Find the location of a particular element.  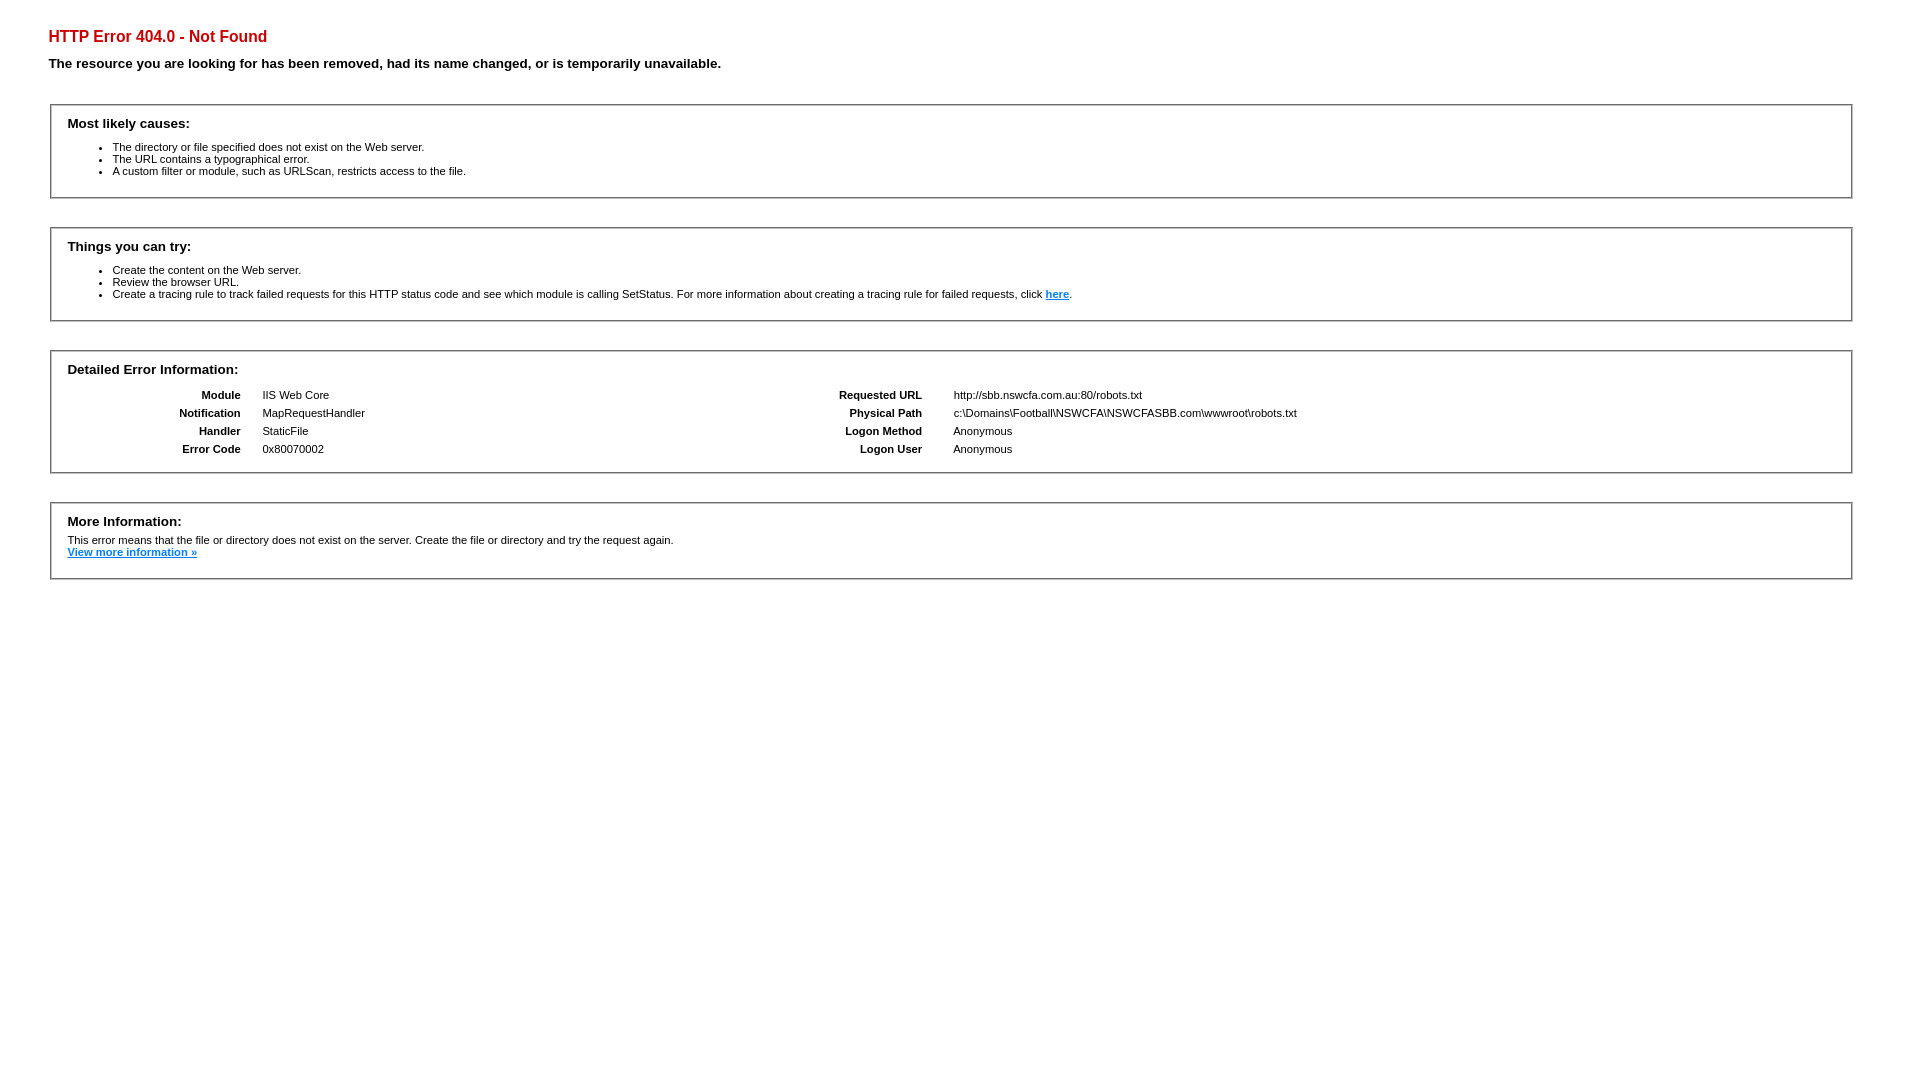

'here' is located at coordinates (1056, 293).